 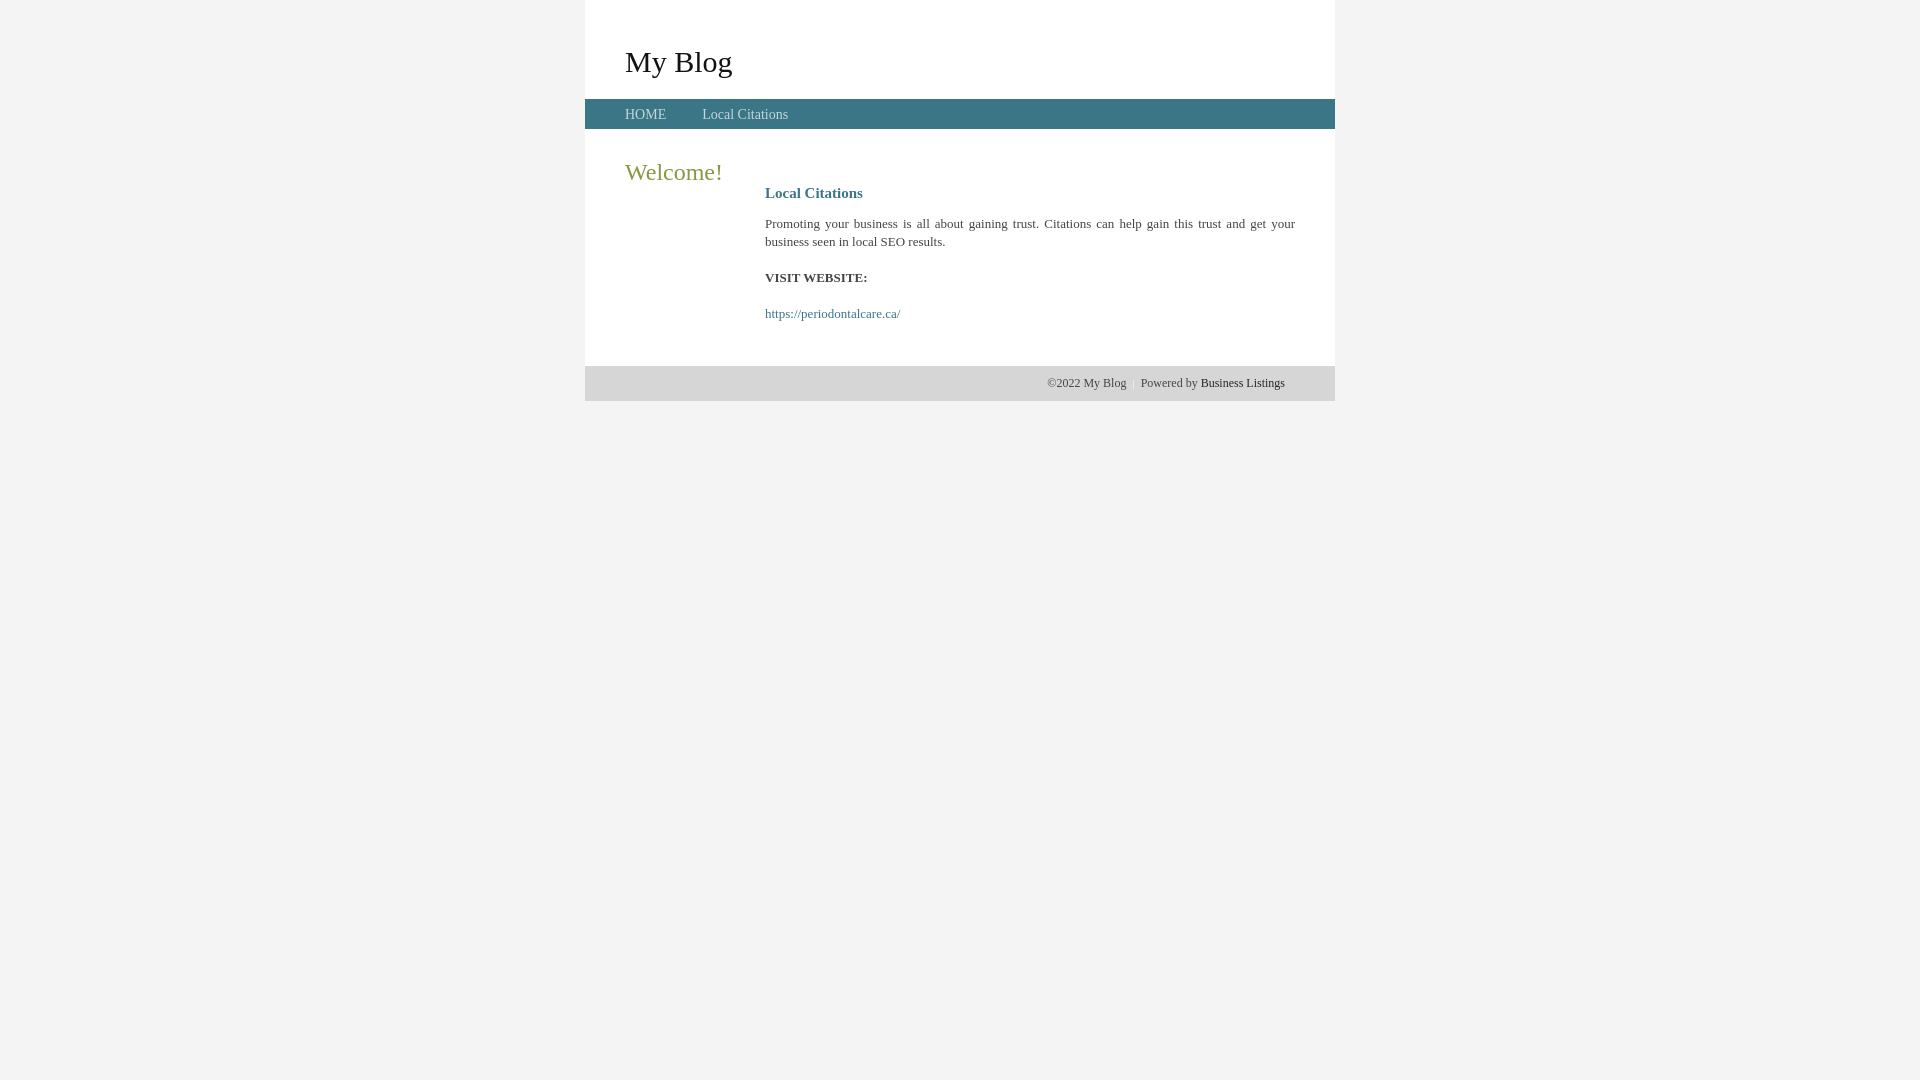 I want to click on 'Business Listings', so click(x=1200, y=382).